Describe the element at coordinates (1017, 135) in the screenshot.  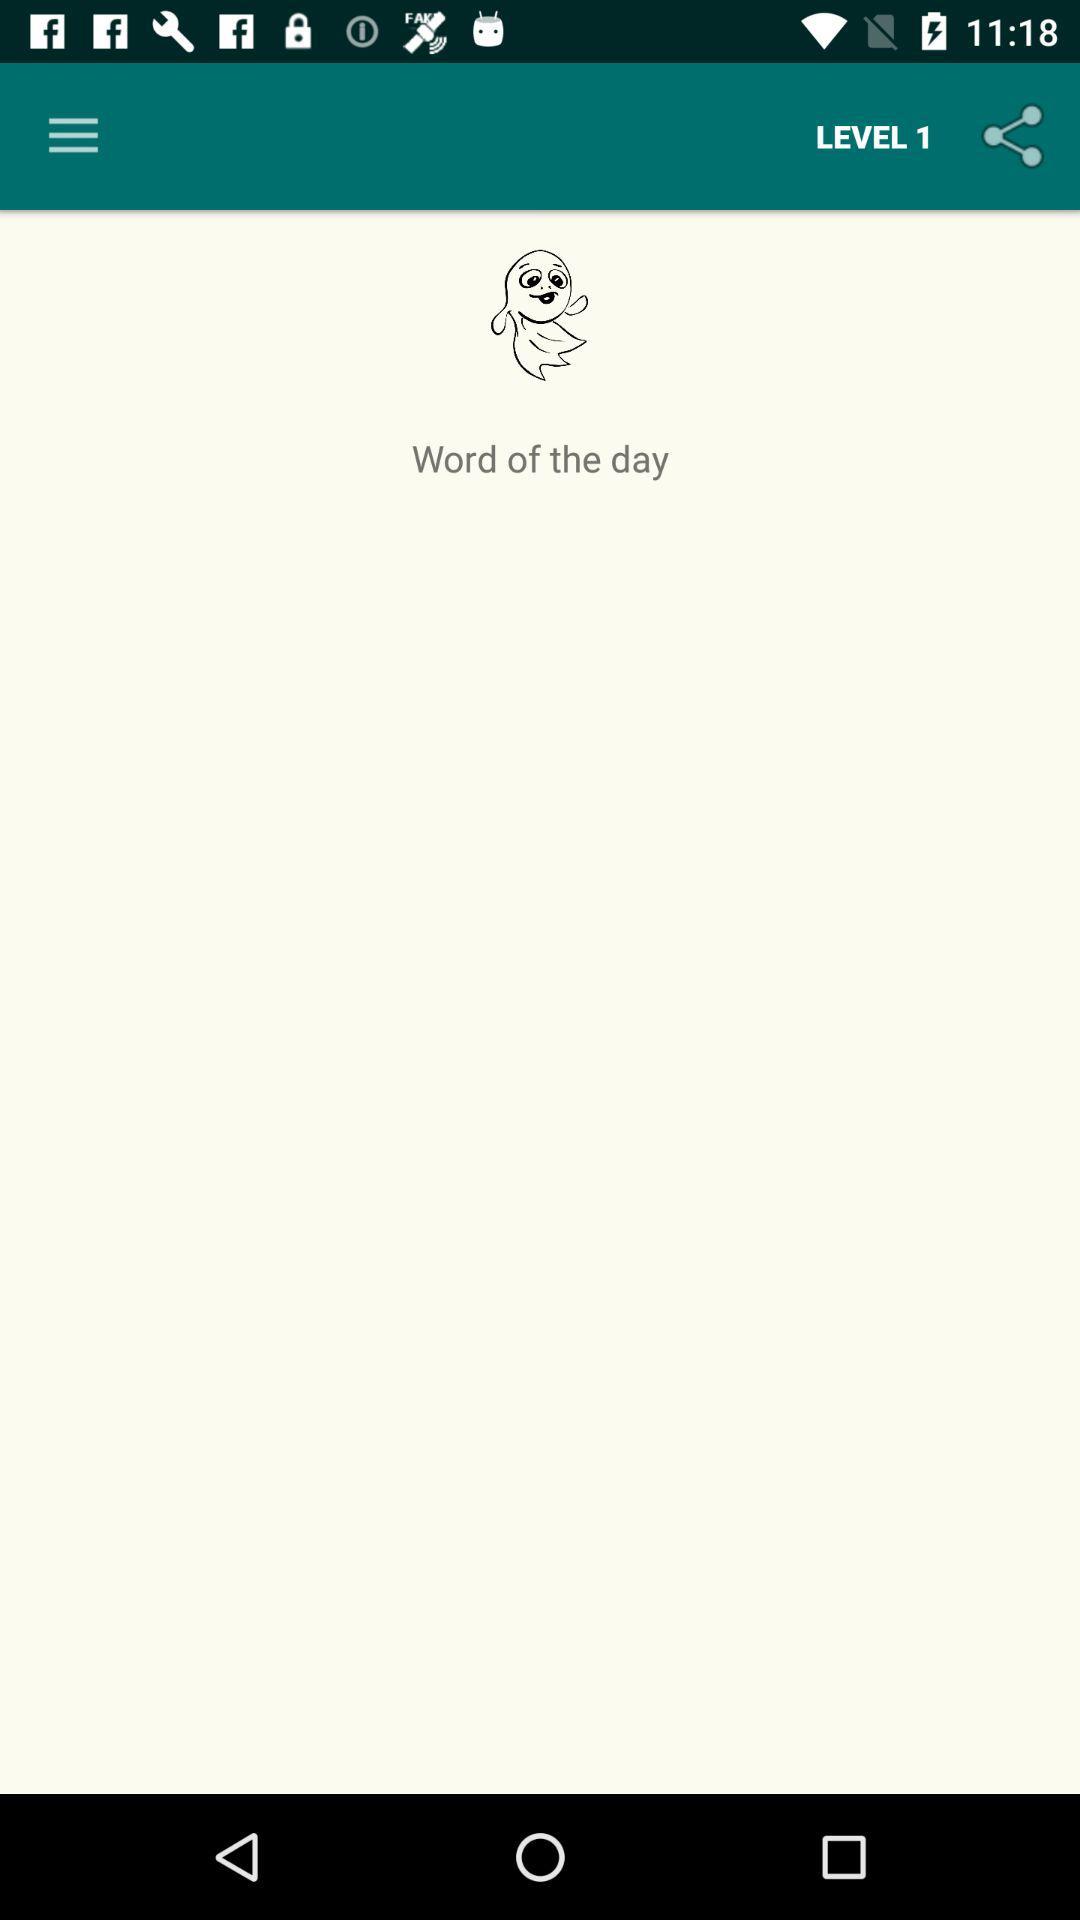
I see `the icon to the right of the level 1 item` at that location.